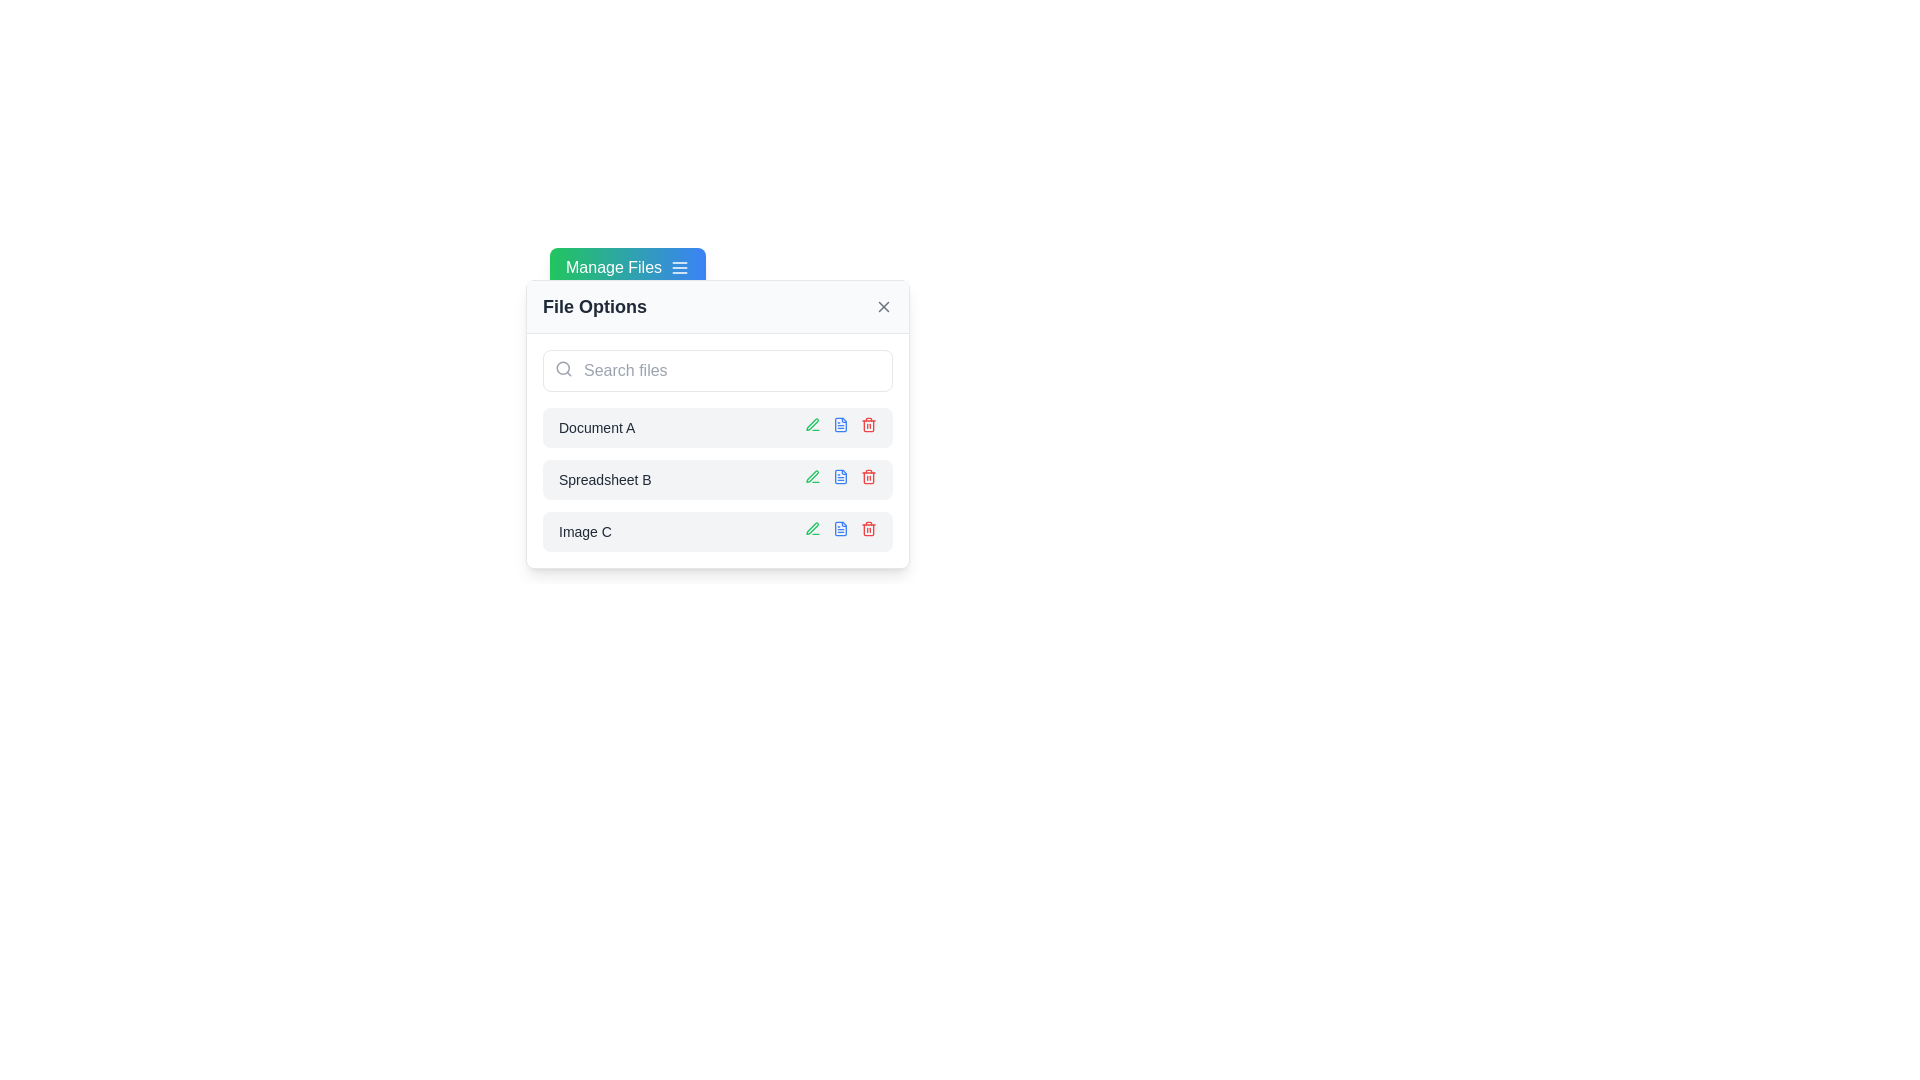  What do you see at coordinates (718, 427) in the screenshot?
I see `the first entry in the 'File Options' panel, which is labeled 'Document A' and contains action buttons for editing, viewing, and deleting the file` at bounding box center [718, 427].